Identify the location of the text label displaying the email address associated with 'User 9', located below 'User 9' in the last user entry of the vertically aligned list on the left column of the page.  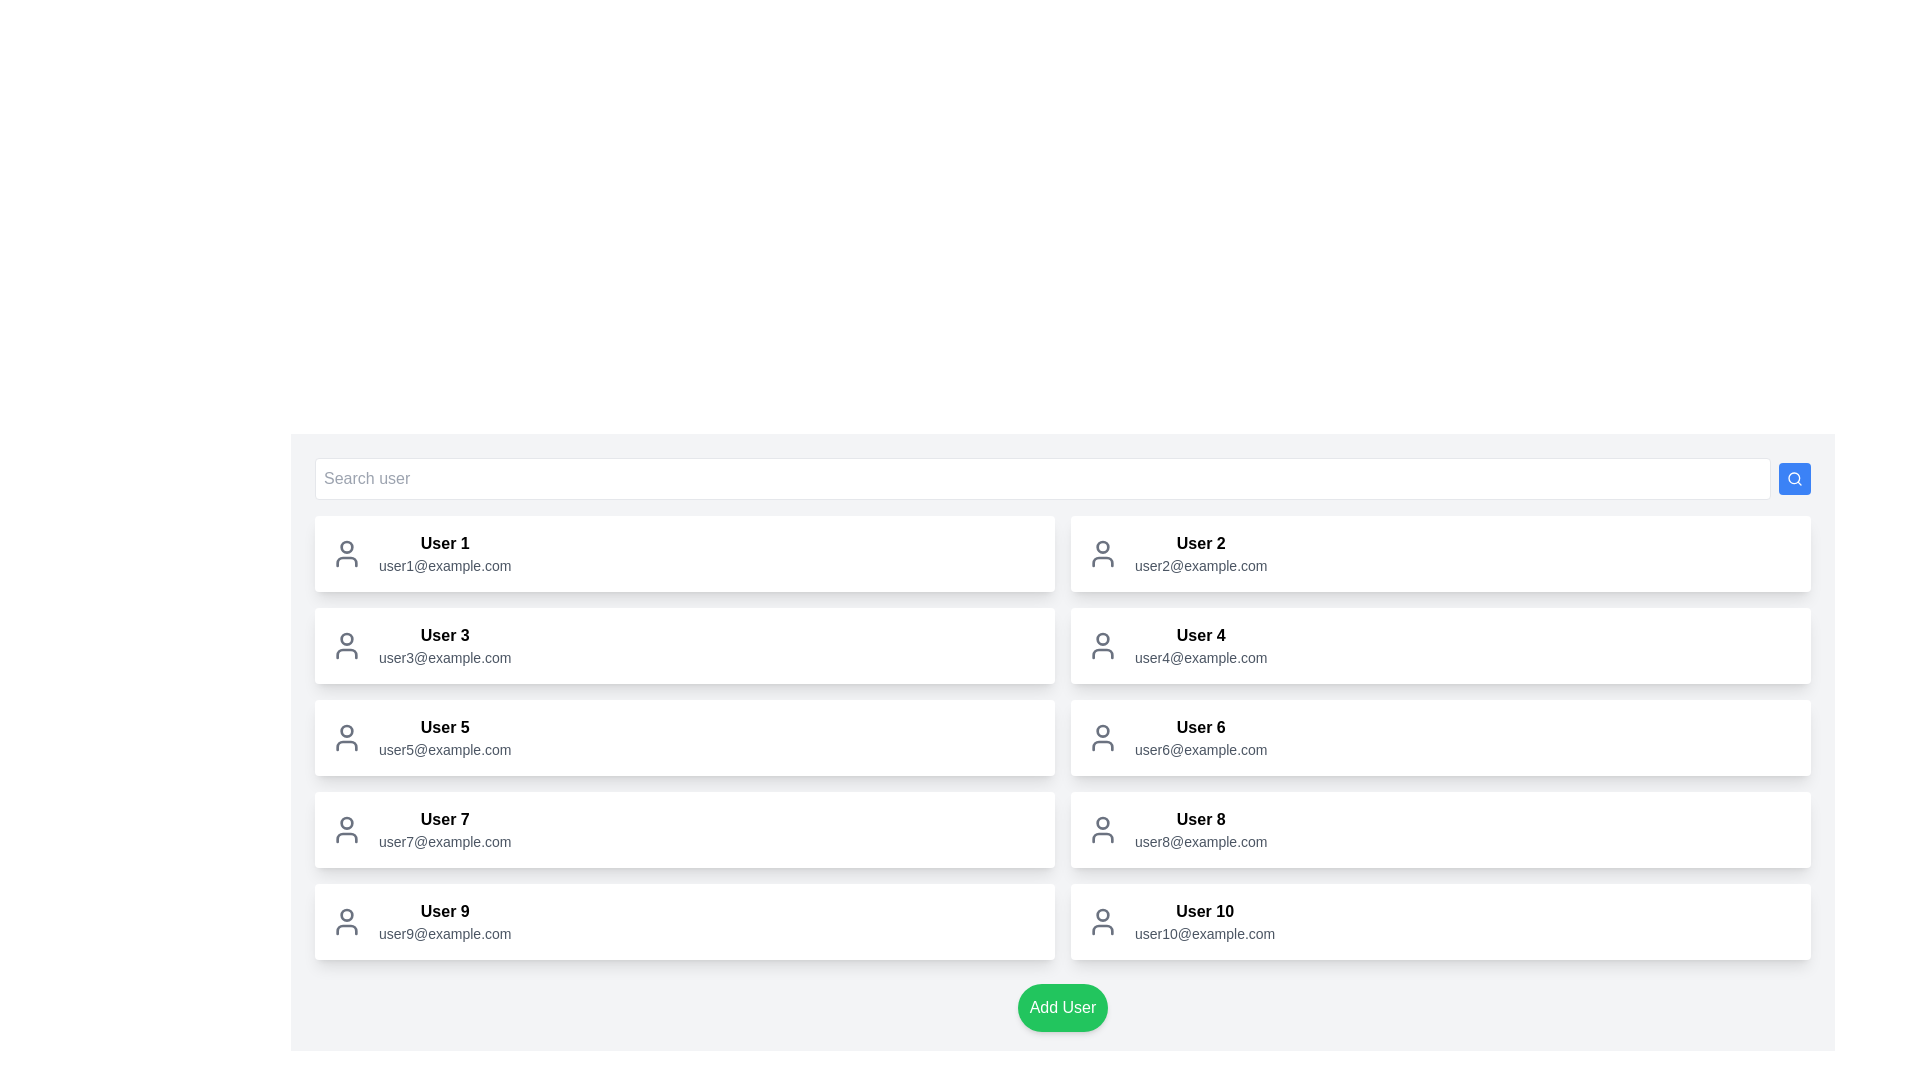
(444, 933).